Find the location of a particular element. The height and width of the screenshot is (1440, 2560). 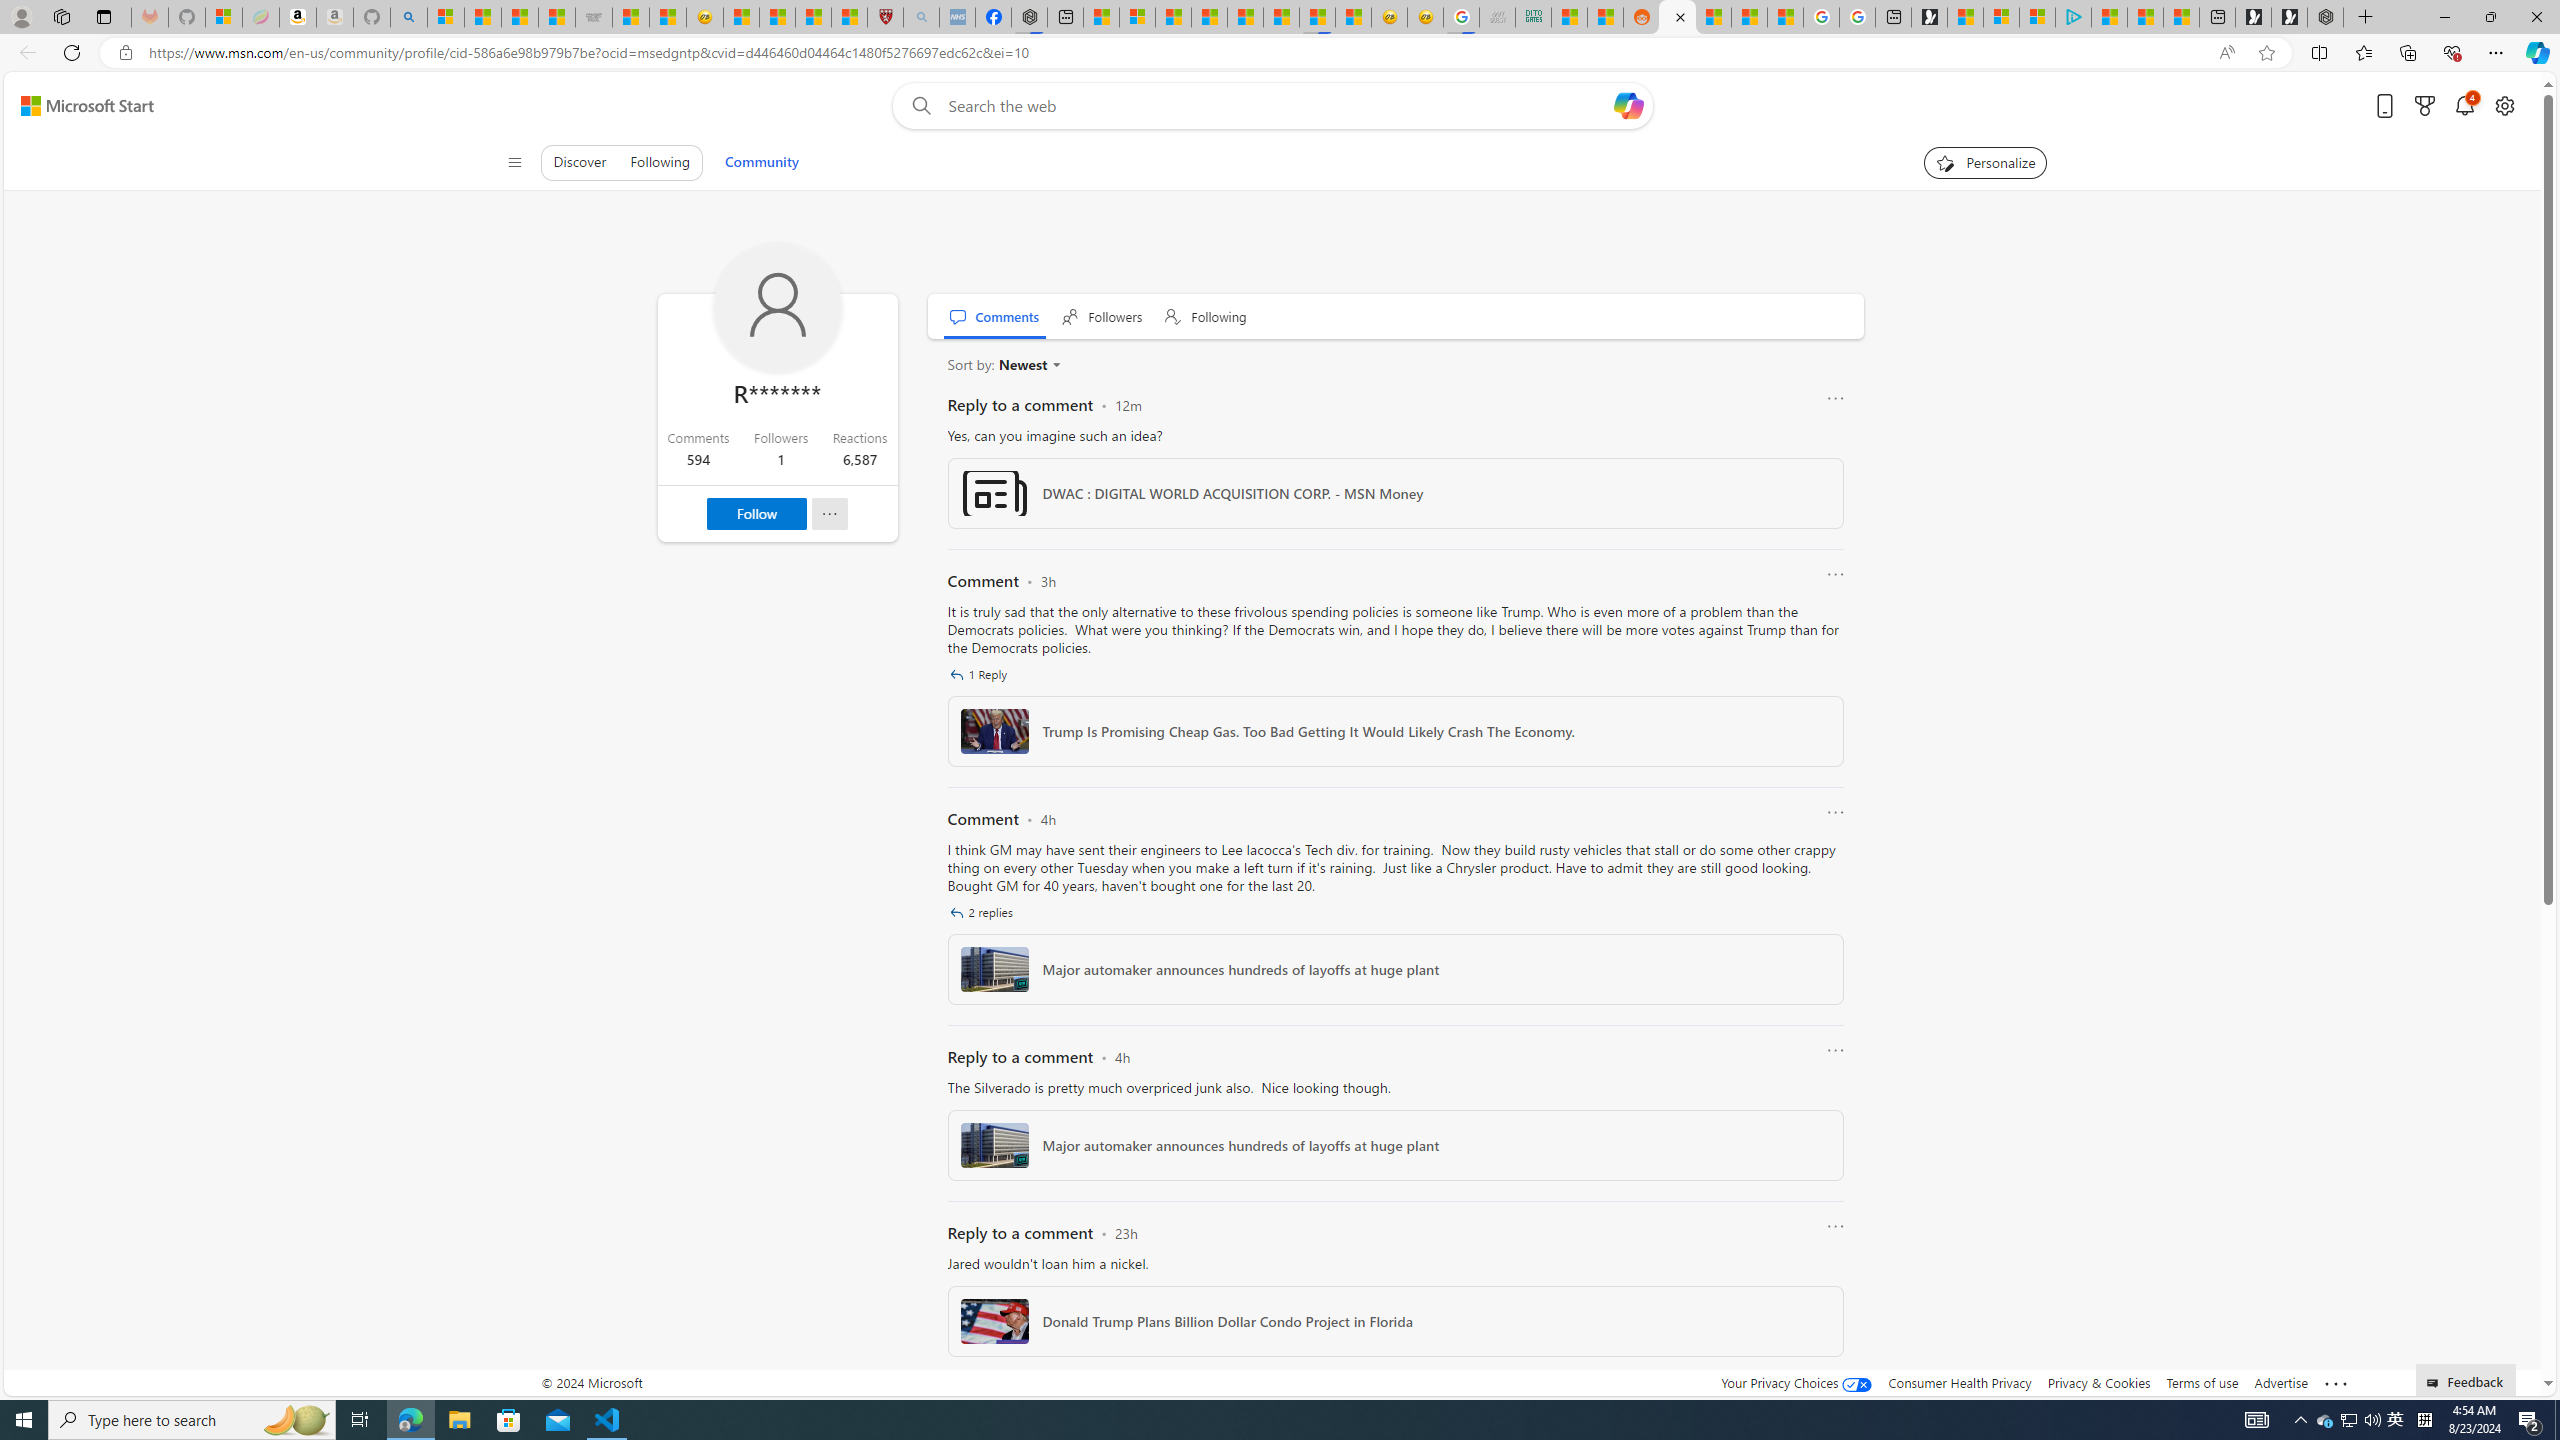

'2 replies' is located at coordinates (982, 911).